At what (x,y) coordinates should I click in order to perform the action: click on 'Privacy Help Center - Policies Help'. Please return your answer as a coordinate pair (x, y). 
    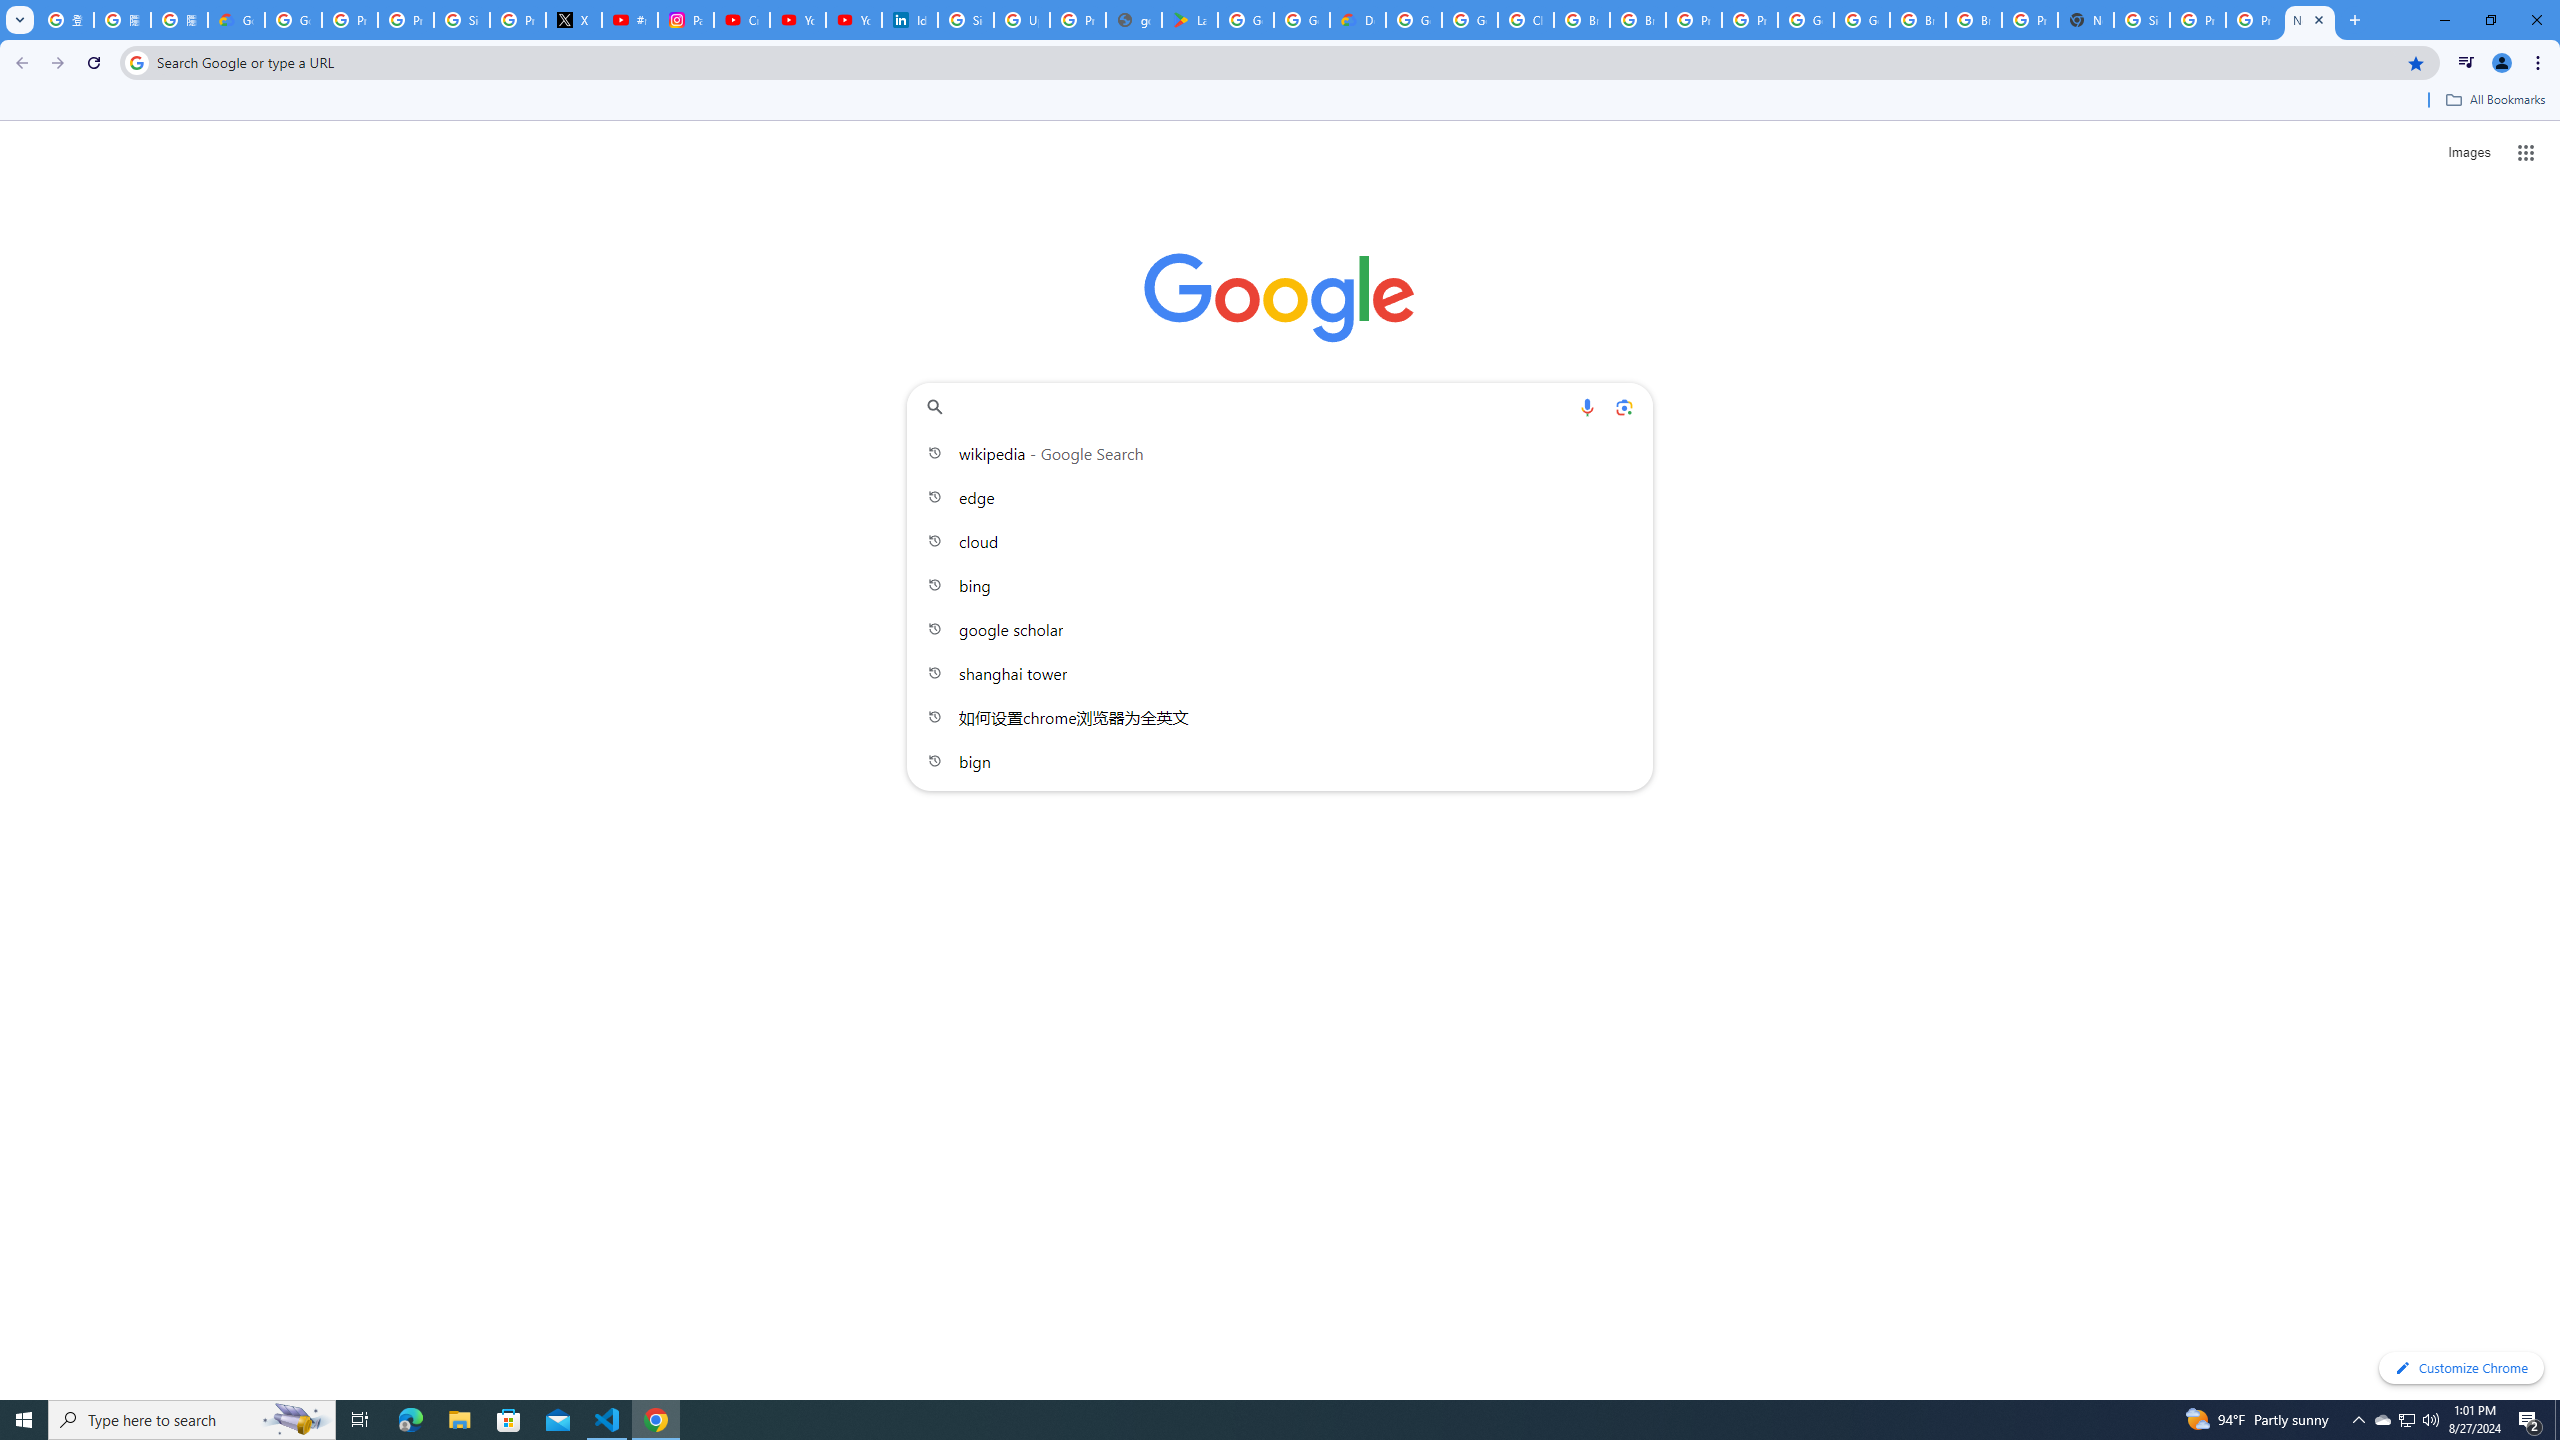
    Looking at the image, I should click on (404, 19).